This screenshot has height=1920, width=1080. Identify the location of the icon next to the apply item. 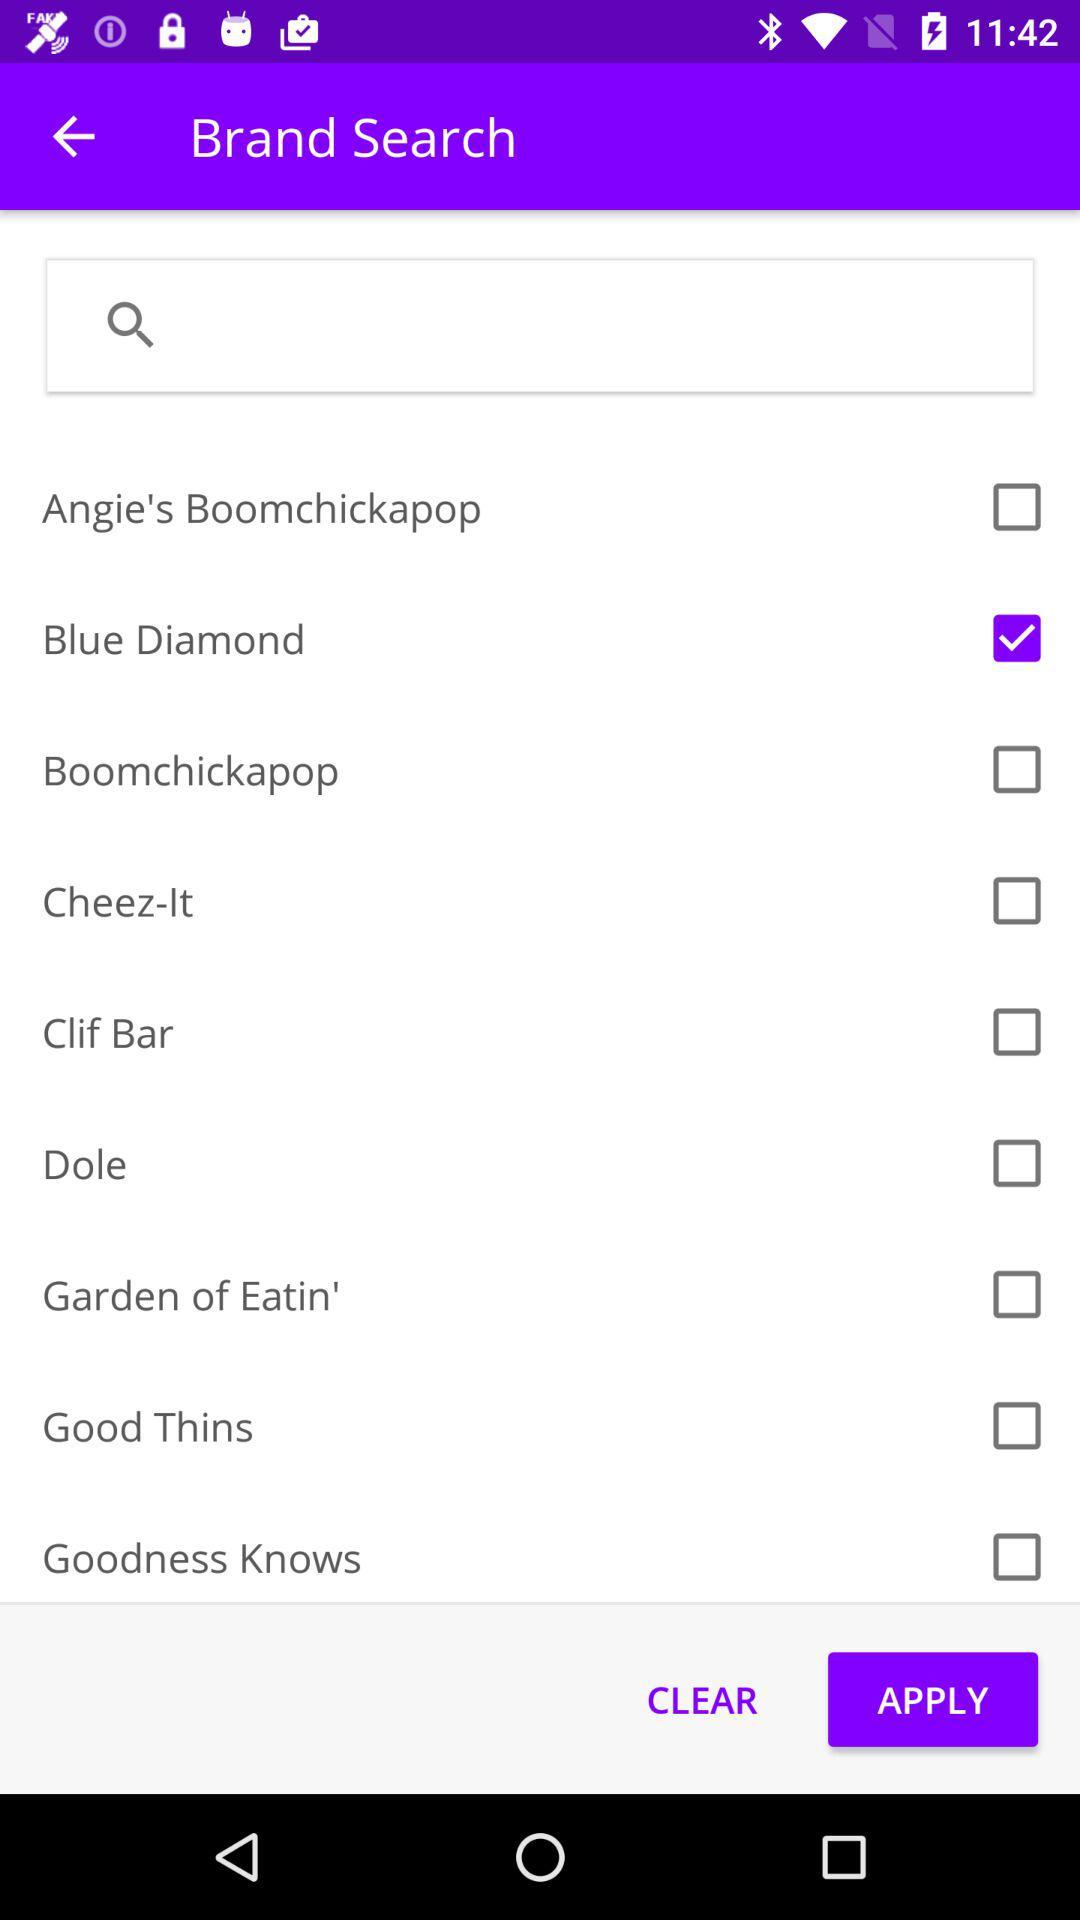
(701, 1698).